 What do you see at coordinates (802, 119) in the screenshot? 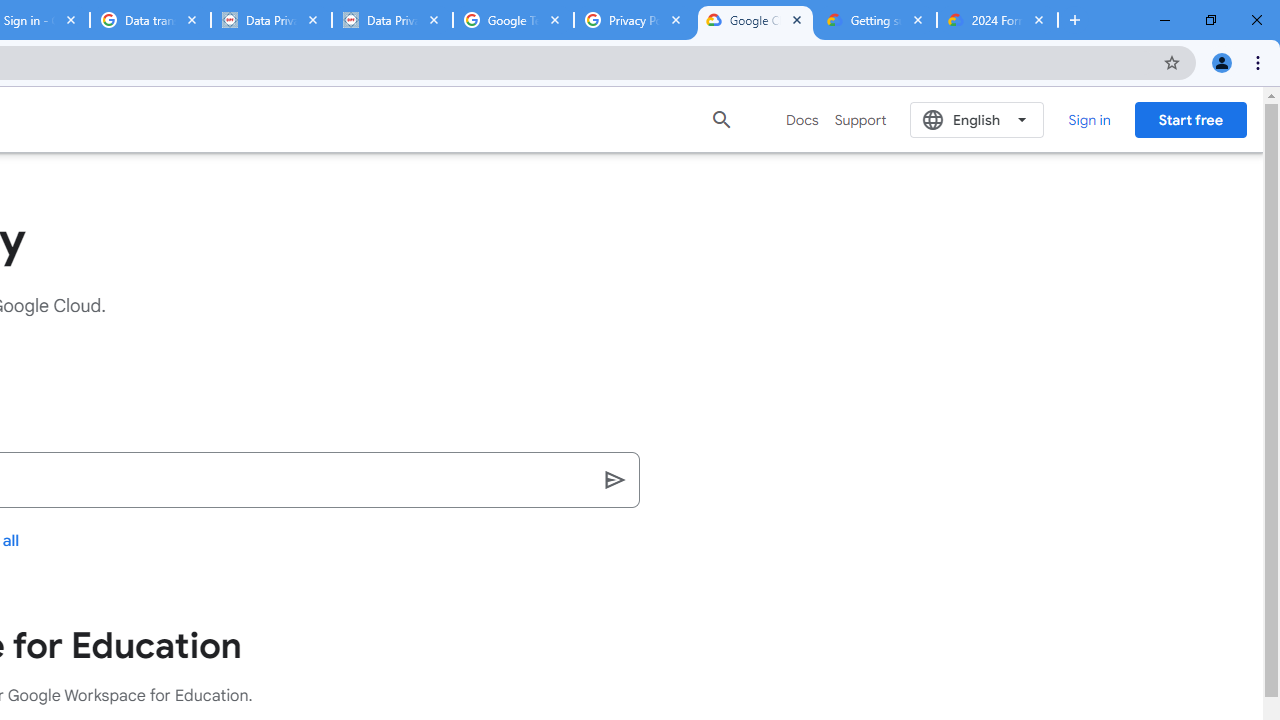
I see `'Docs'` at bounding box center [802, 119].